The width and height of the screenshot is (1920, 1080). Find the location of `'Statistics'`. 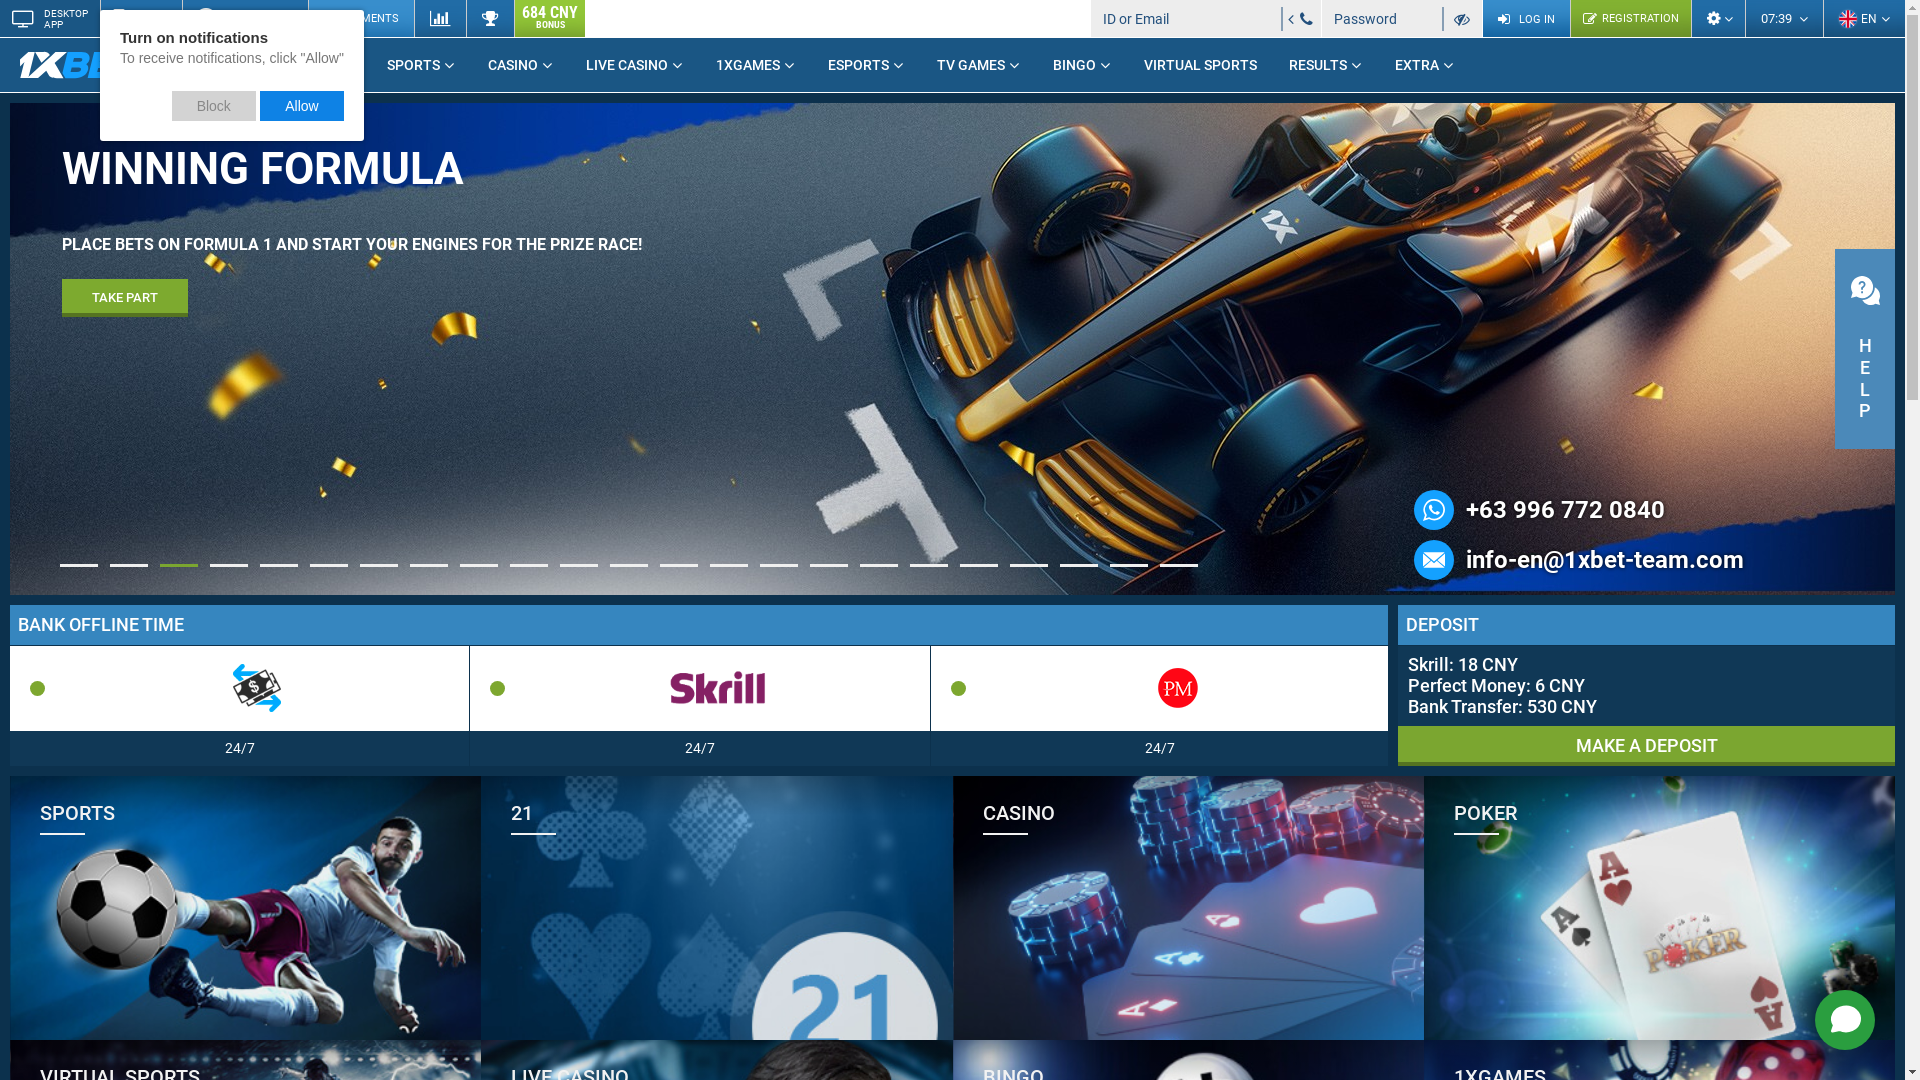

'Statistics' is located at coordinates (439, 18).